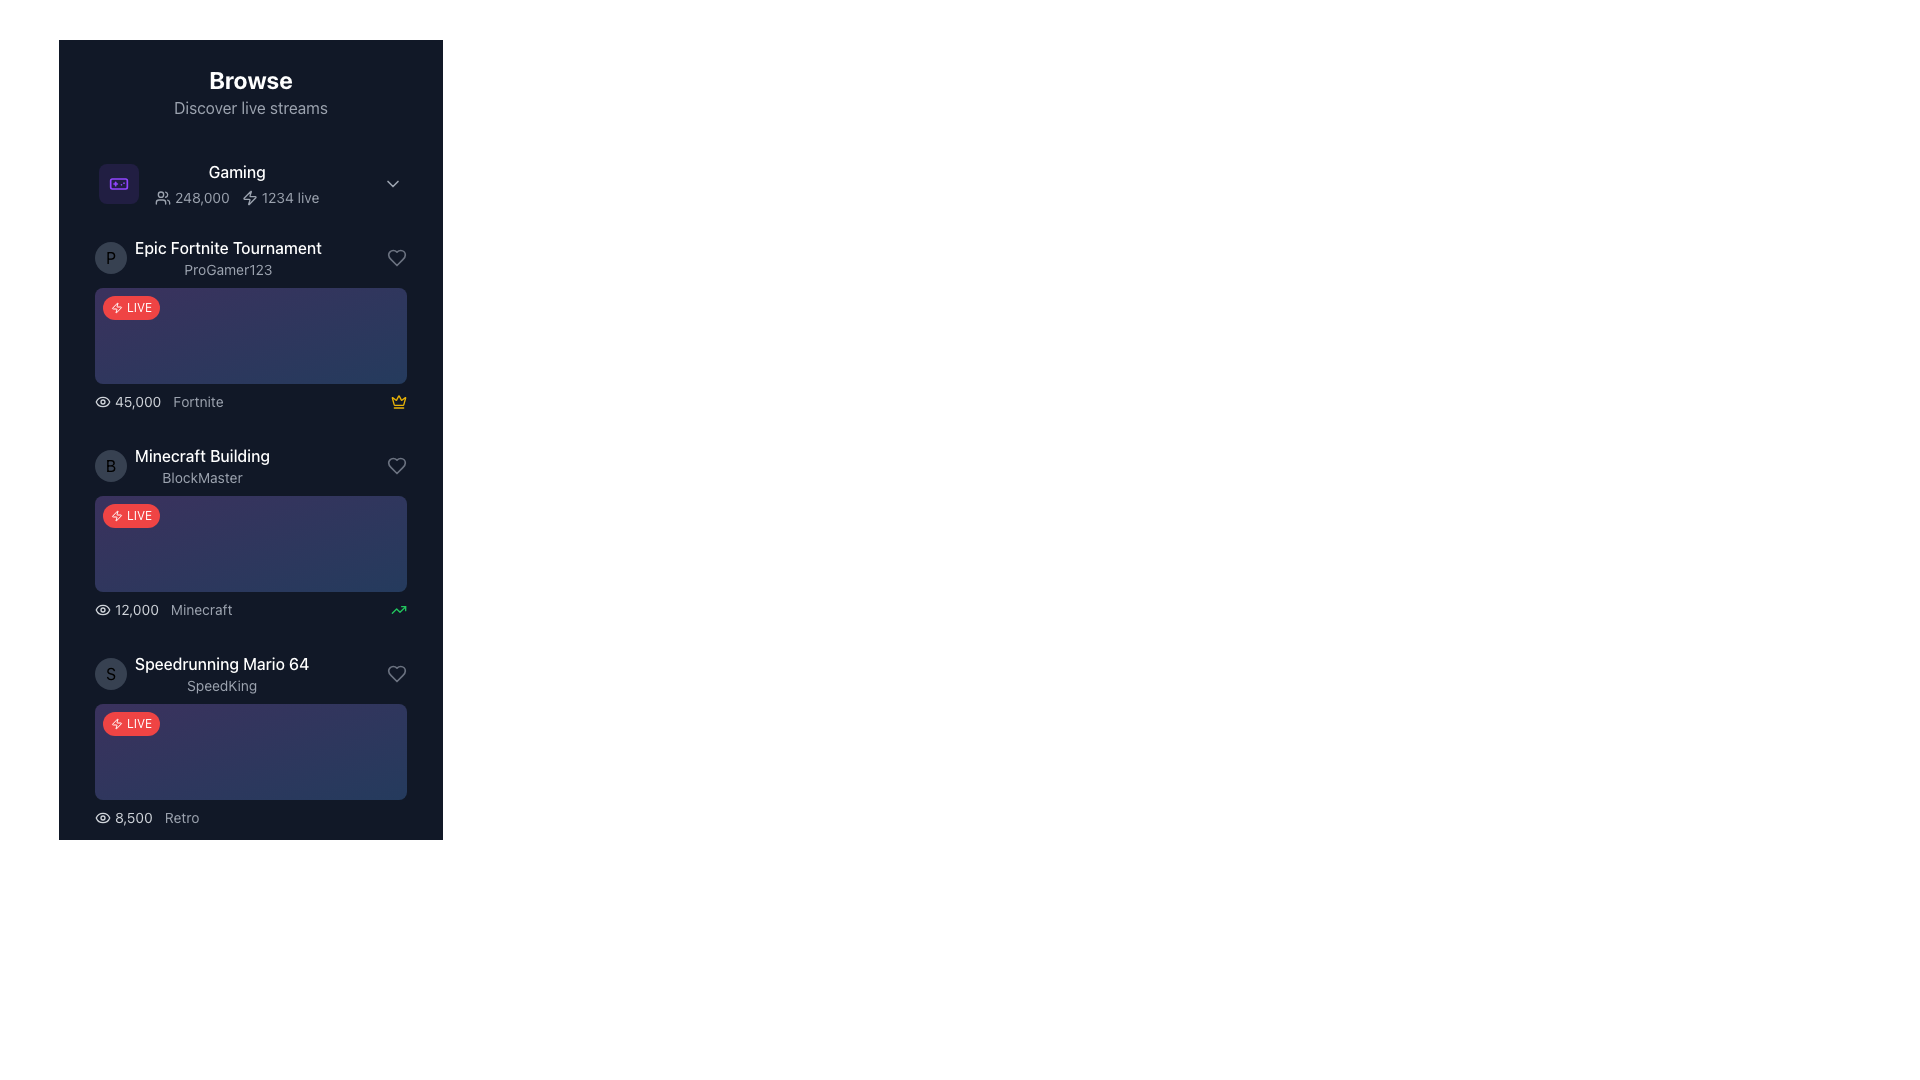 This screenshot has width=1920, height=1080. I want to click on the upward arrow icon representing a trend or increase, which is located at the right end of the 'Minecraft Building' listing, so click(398, 608).